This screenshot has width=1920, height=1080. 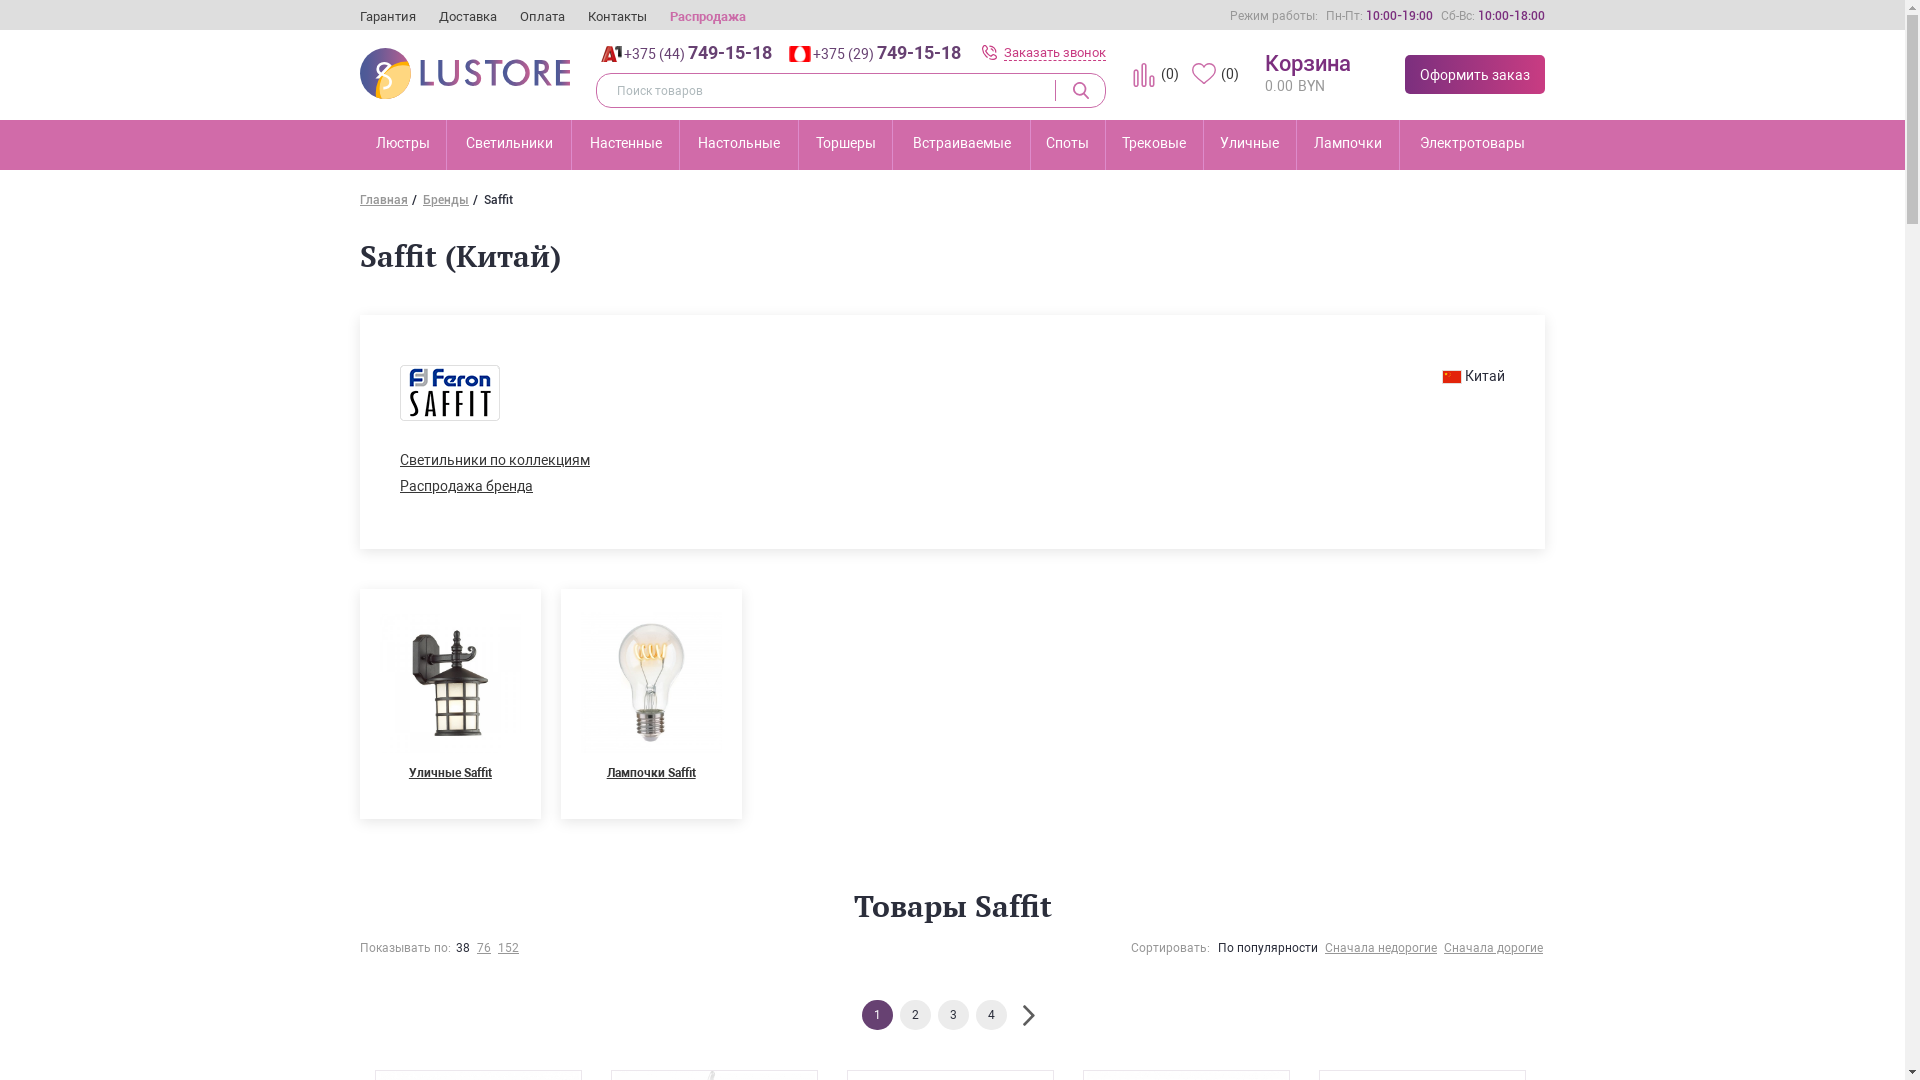 I want to click on '4', so click(x=975, y=1014).